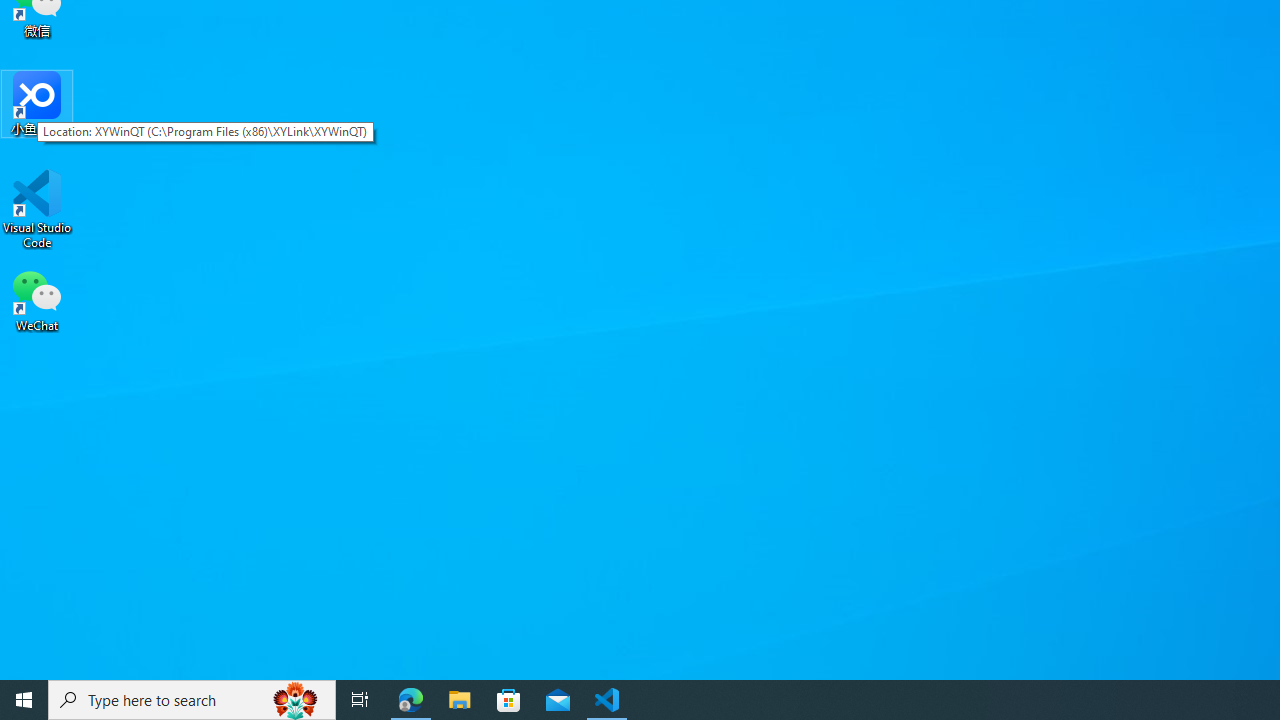 This screenshot has width=1280, height=720. Describe the element at coordinates (37, 299) in the screenshot. I see `'WeChat'` at that location.